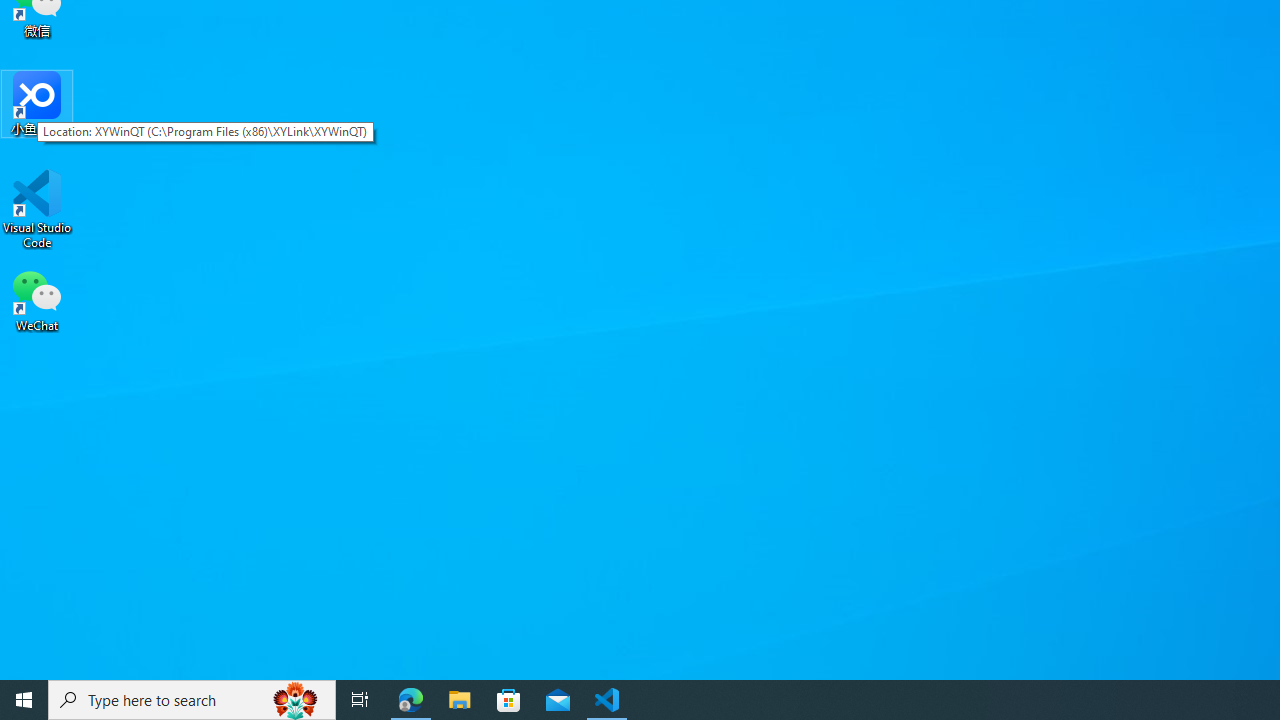 This screenshot has width=1280, height=720. Describe the element at coordinates (37, 299) in the screenshot. I see `'WeChat'` at that location.